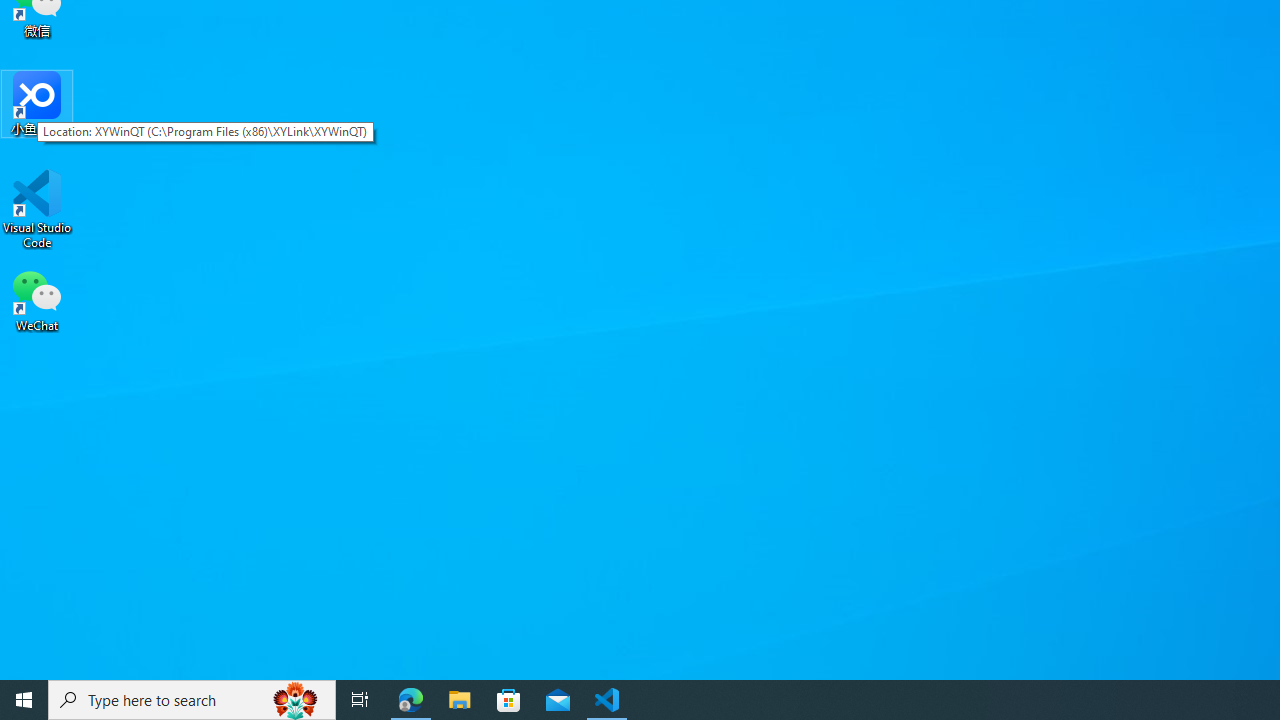 This screenshot has width=1280, height=720. Describe the element at coordinates (37, 299) in the screenshot. I see `'WeChat'` at that location.